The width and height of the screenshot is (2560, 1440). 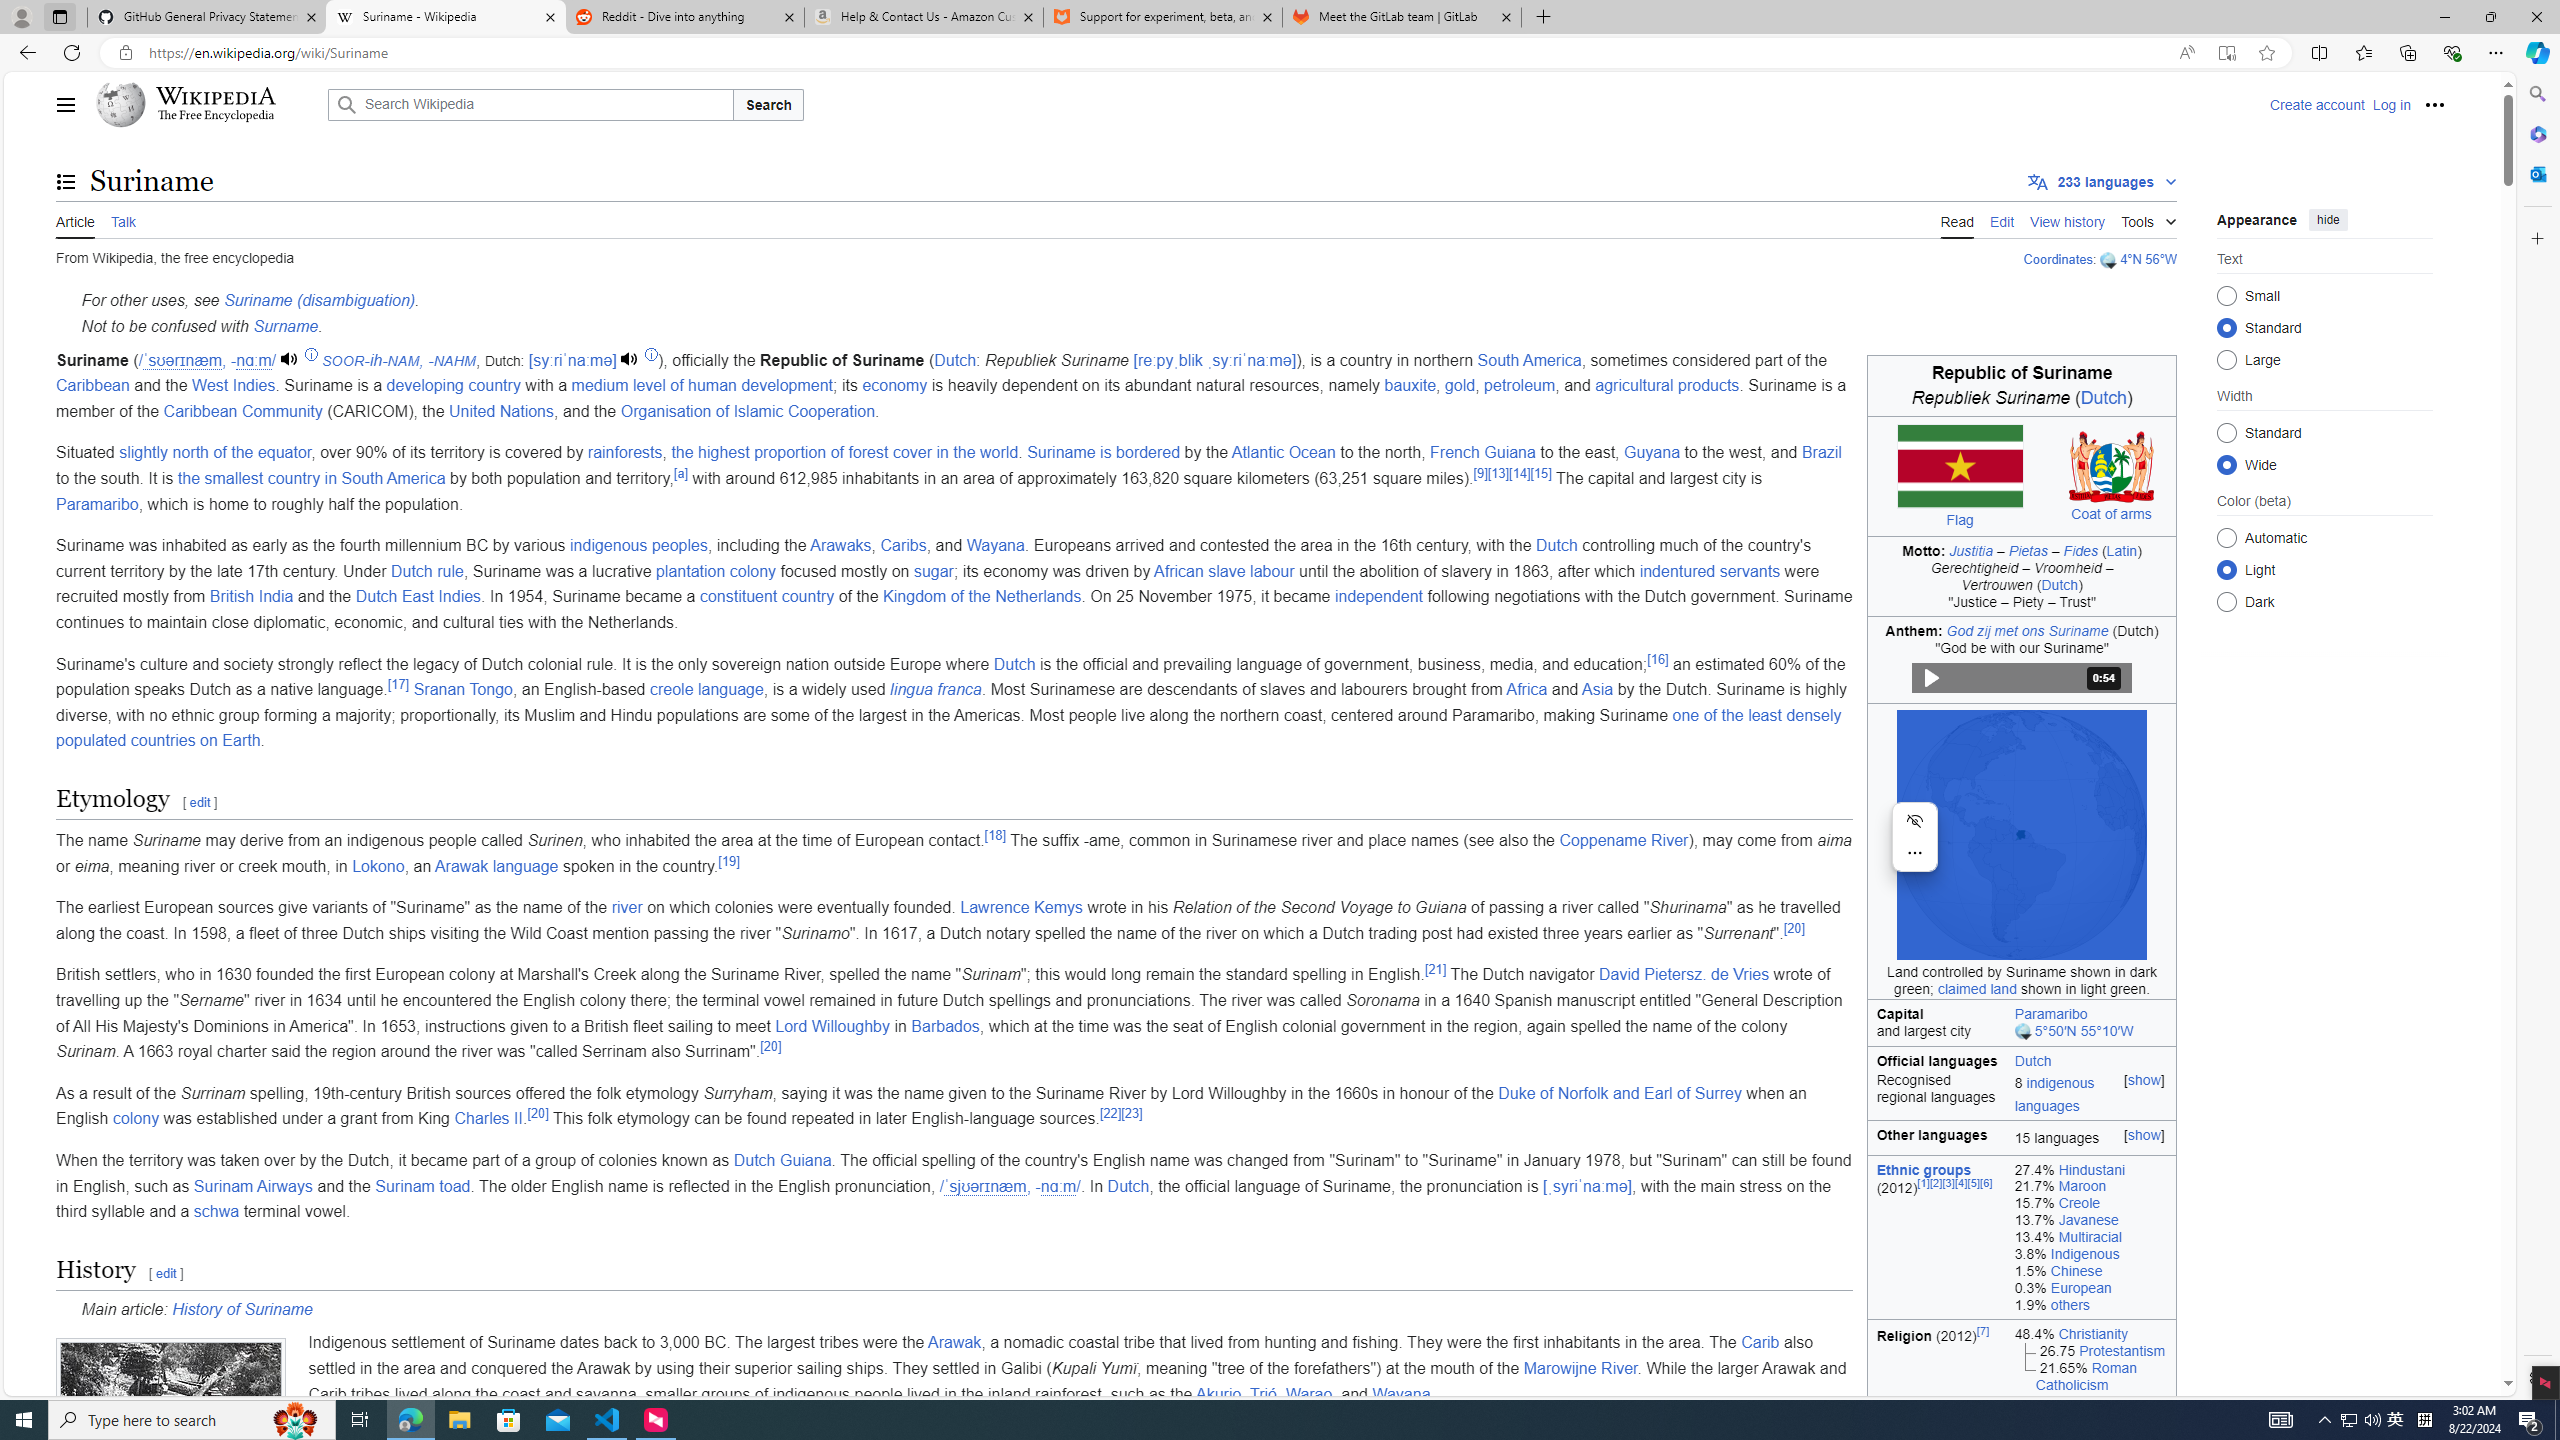 I want to click on 'Automatic', so click(x=2226, y=536).